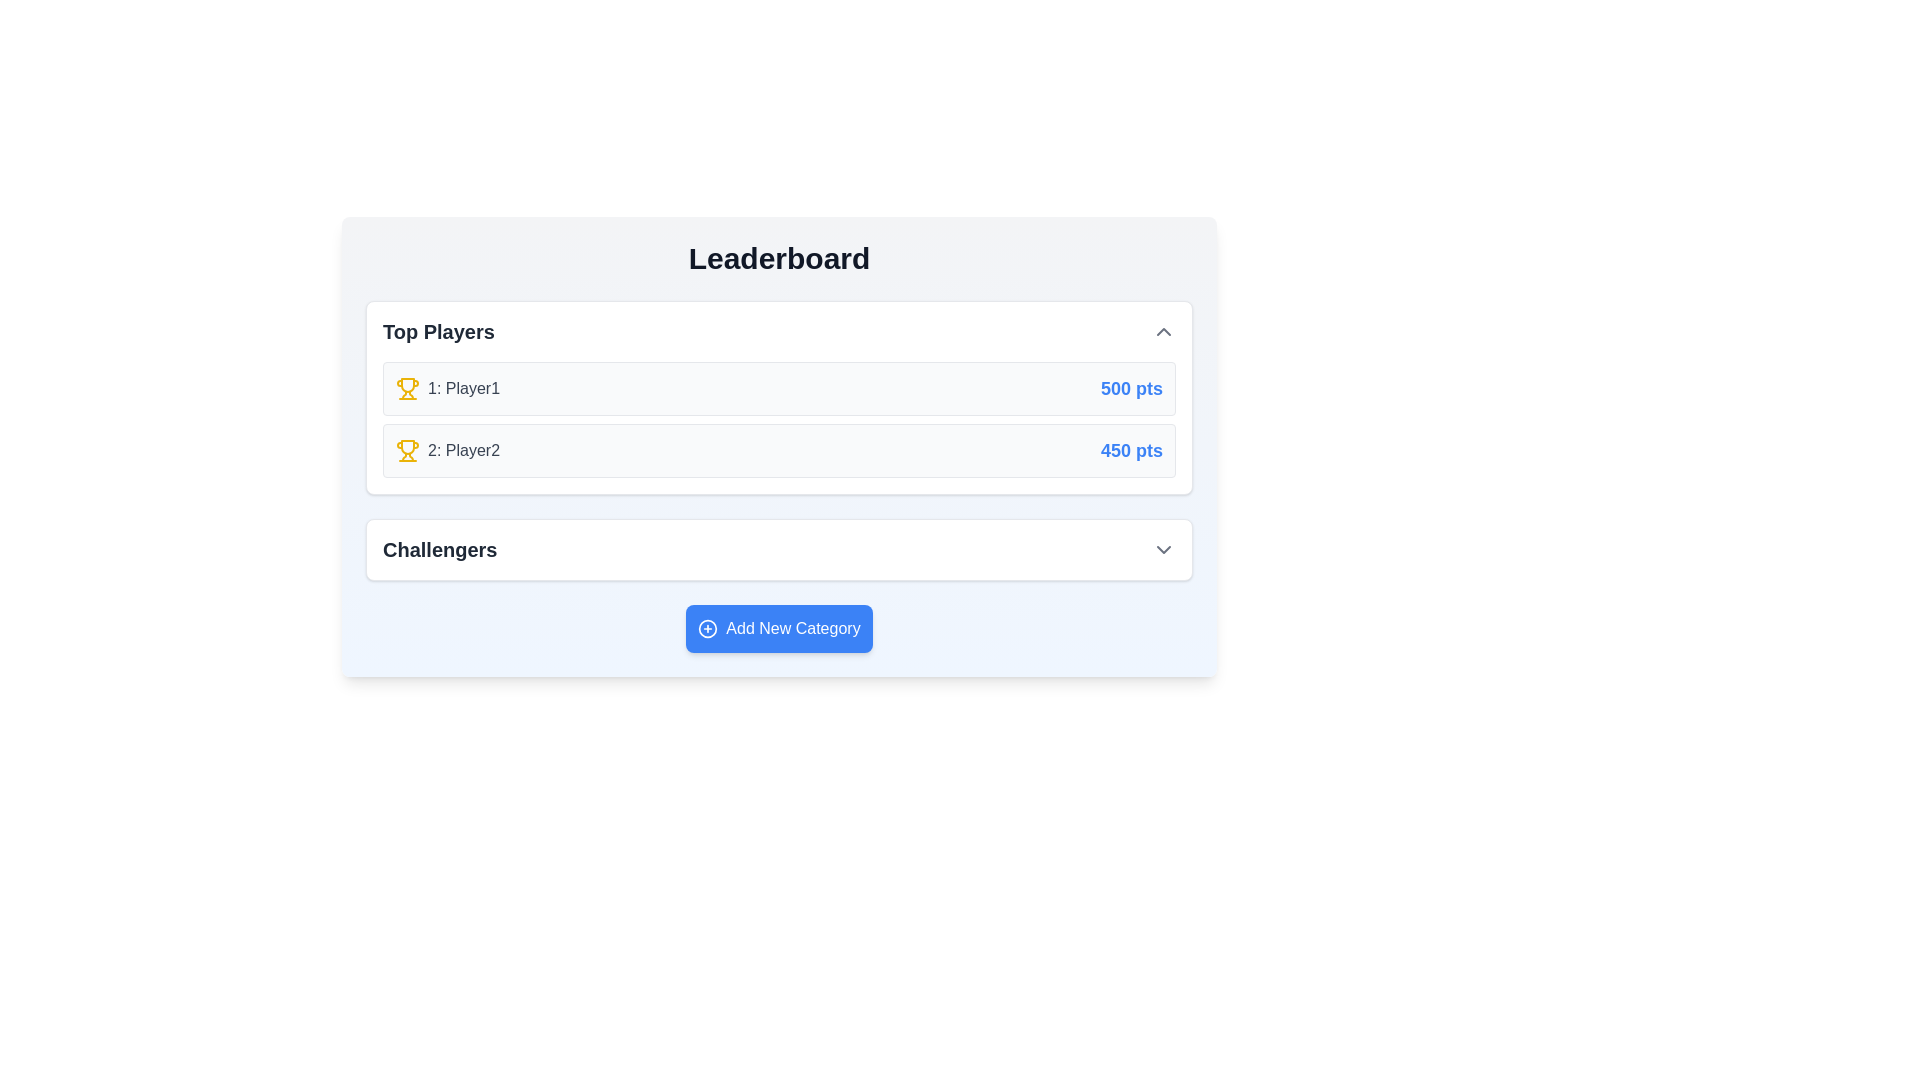 The width and height of the screenshot is (1920, 1080). I want to click on the trophy icon, which is styled in a yellow hue and located to the left of the text '2: Player2' in the 'Top Players' section, so click(407, 451).